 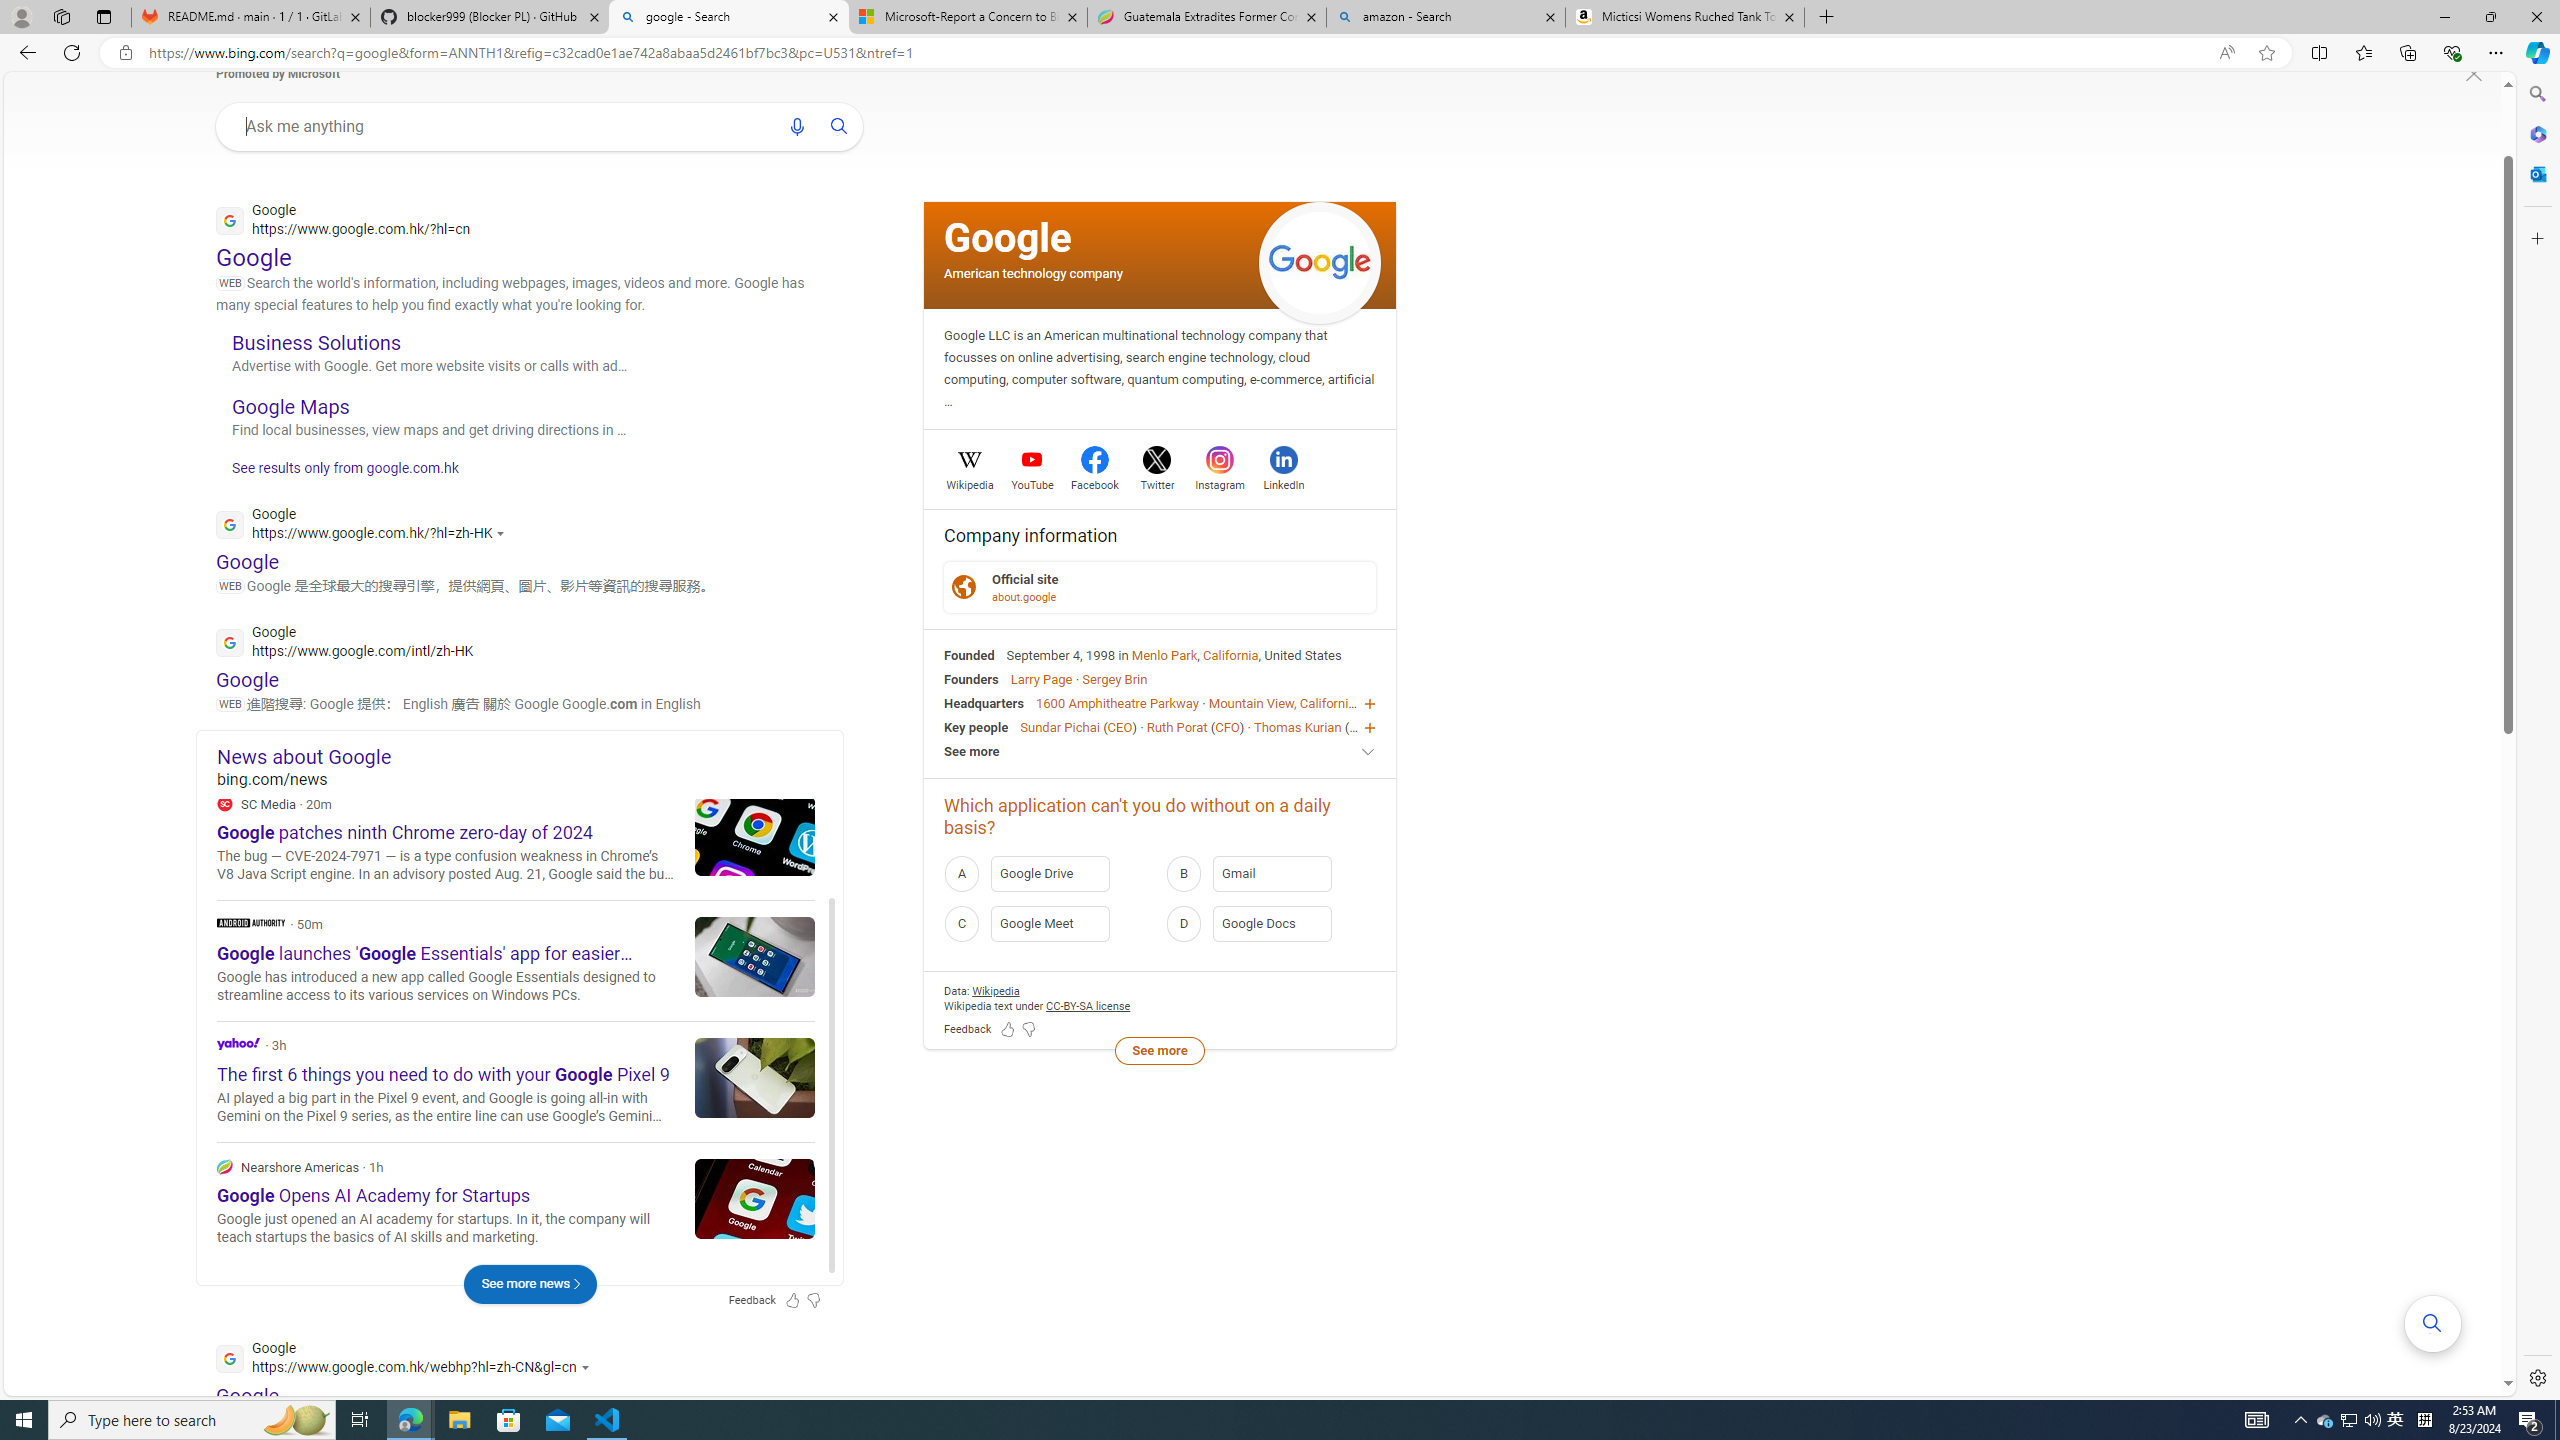 I want to click on 'Sundar Pichai', so click(x=1059, y=725).